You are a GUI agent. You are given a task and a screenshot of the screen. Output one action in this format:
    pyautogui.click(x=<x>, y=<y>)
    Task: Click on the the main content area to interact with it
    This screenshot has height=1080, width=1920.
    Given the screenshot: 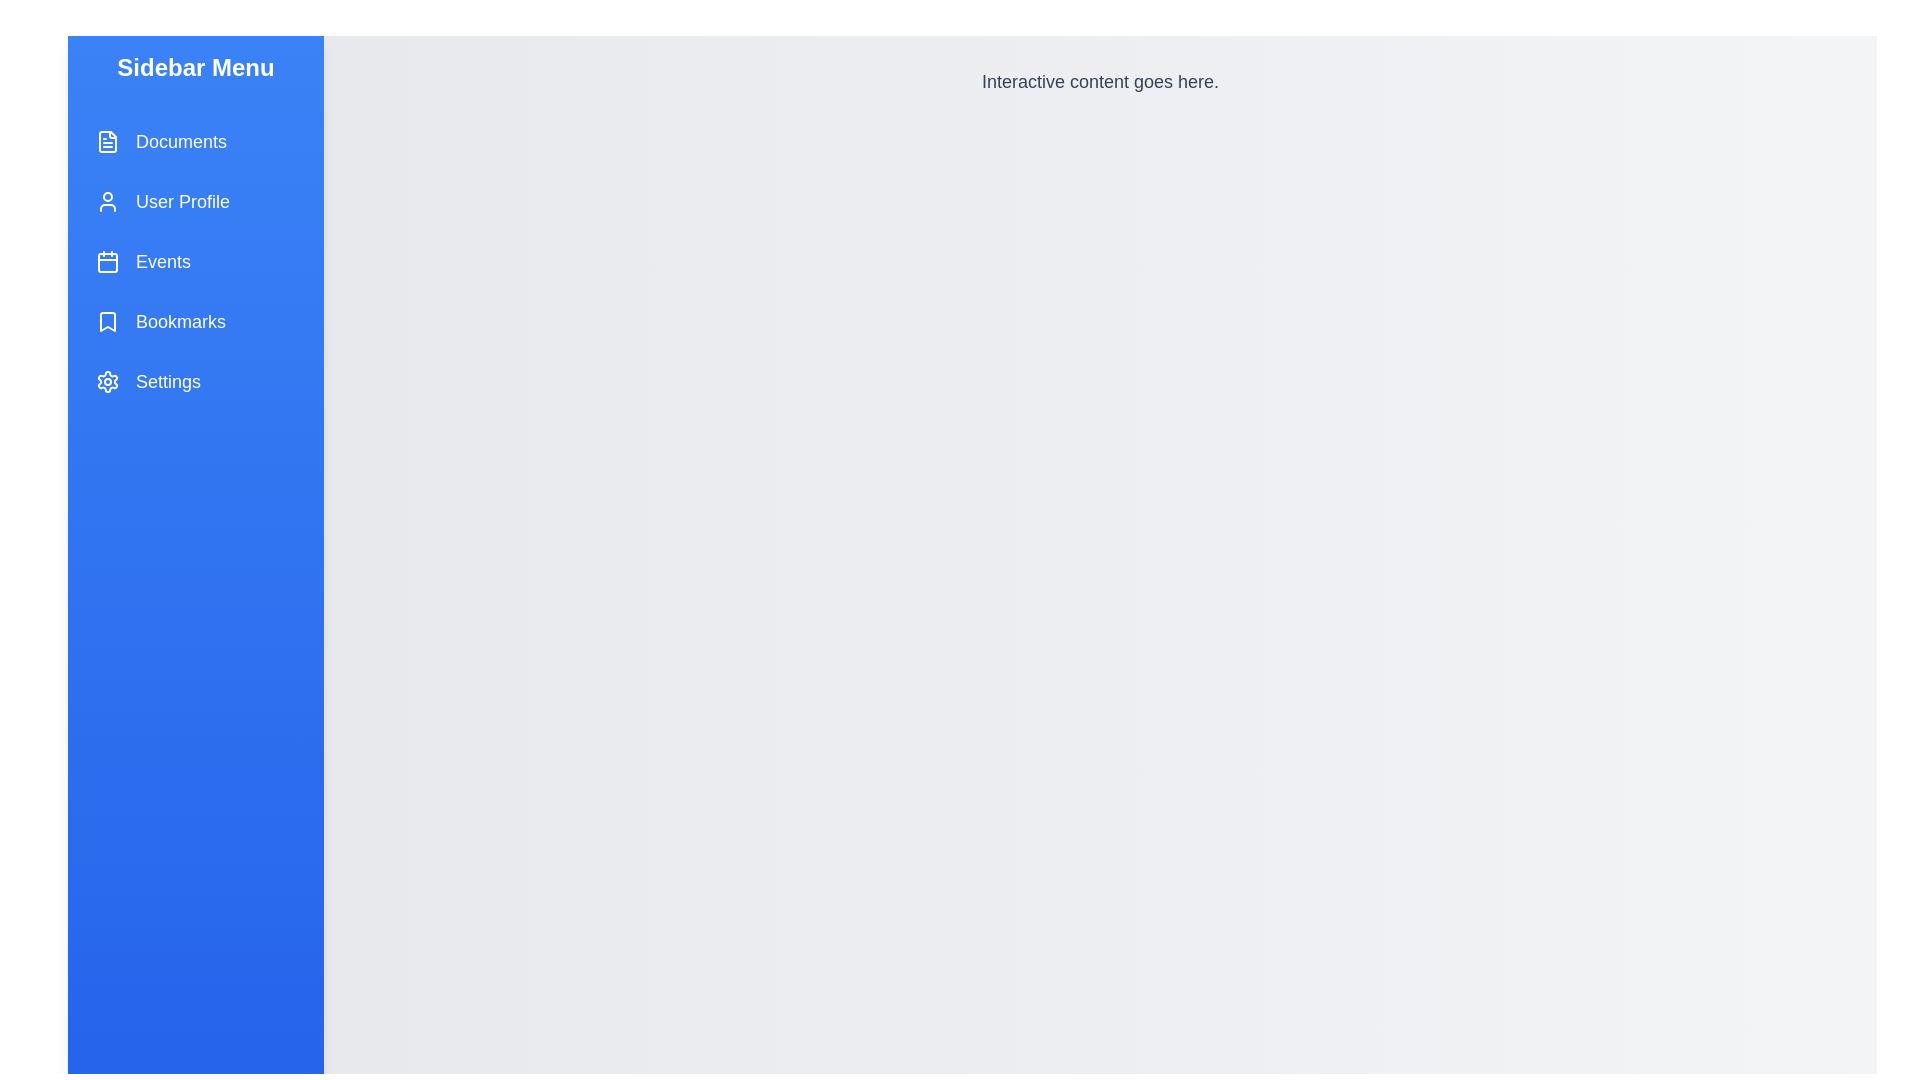 What is the action you would take?
    pyautogui.click(x=1099, y=575)
    